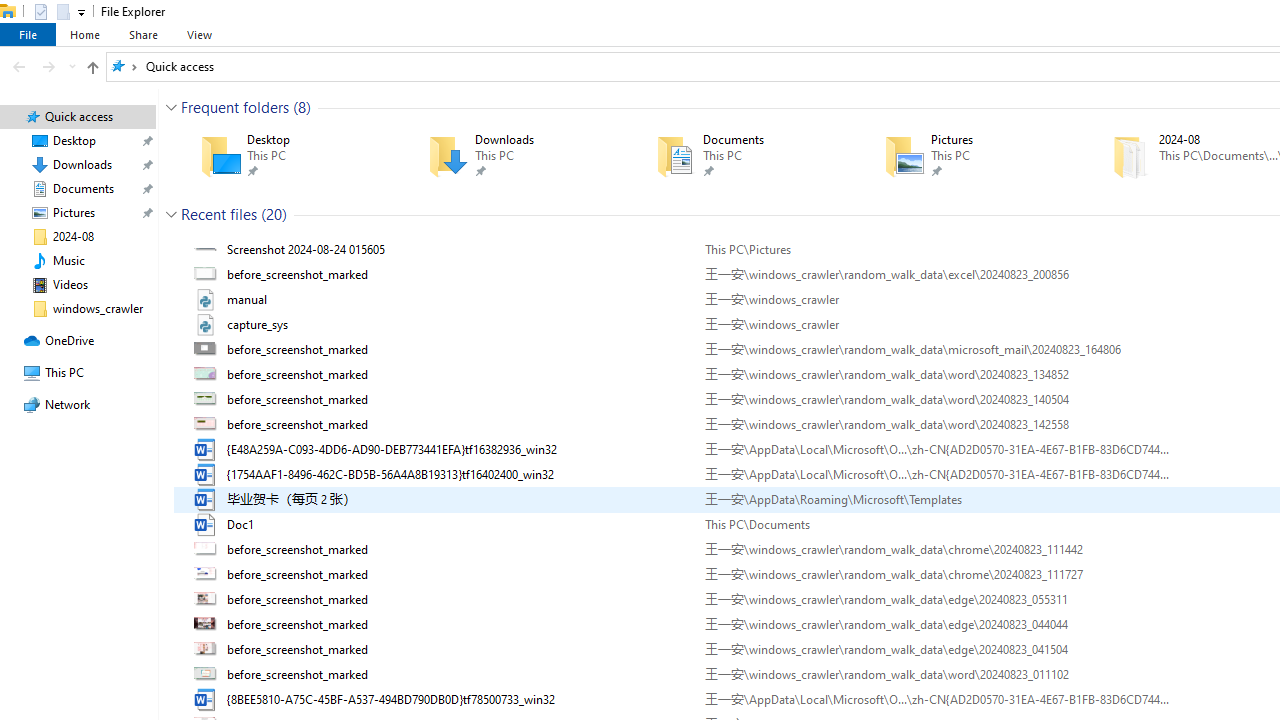 The image size is (1280, 720). I want to click on 'All locations', so click(123, 65).